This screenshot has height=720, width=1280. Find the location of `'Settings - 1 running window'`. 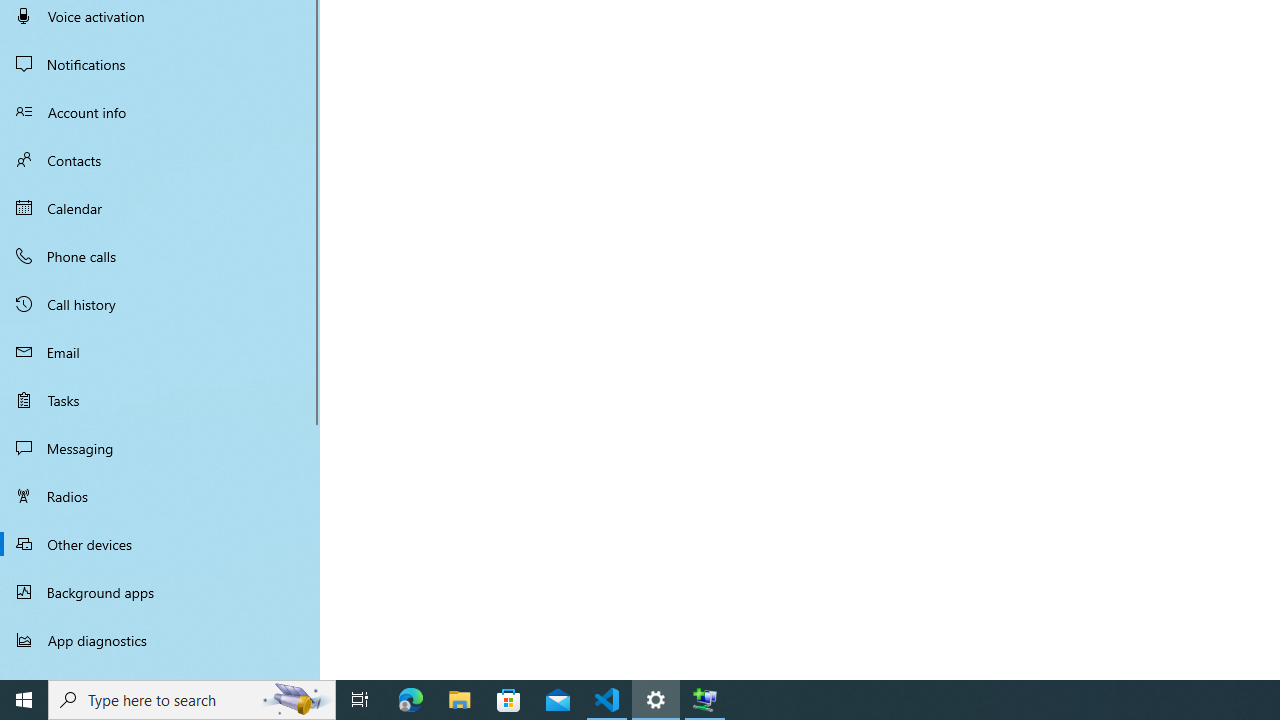

'Settings - 1 running window' is located at coordinates (656, 698).